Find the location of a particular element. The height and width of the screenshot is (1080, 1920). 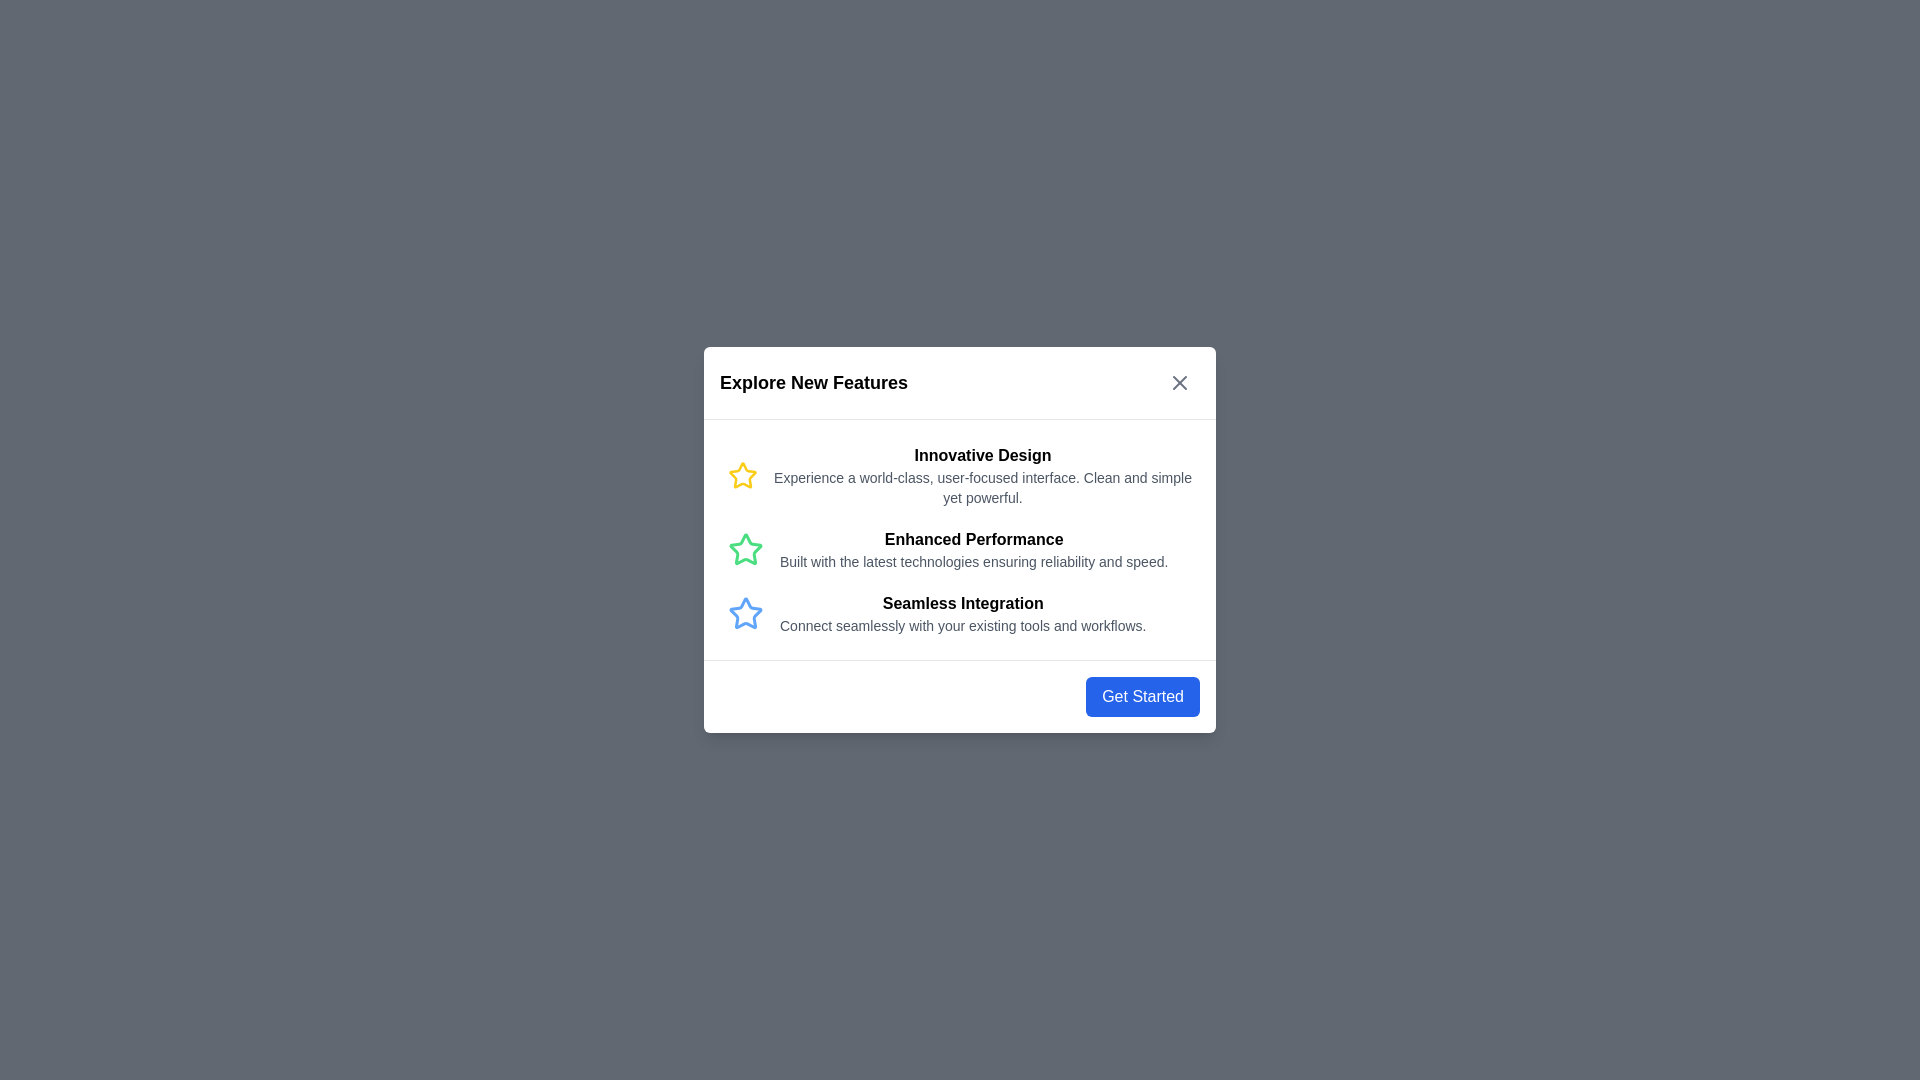

the descriptive text element providing information for 'Enhanced Performance', located directly below the subtitle is located at coordinates (974, 562).